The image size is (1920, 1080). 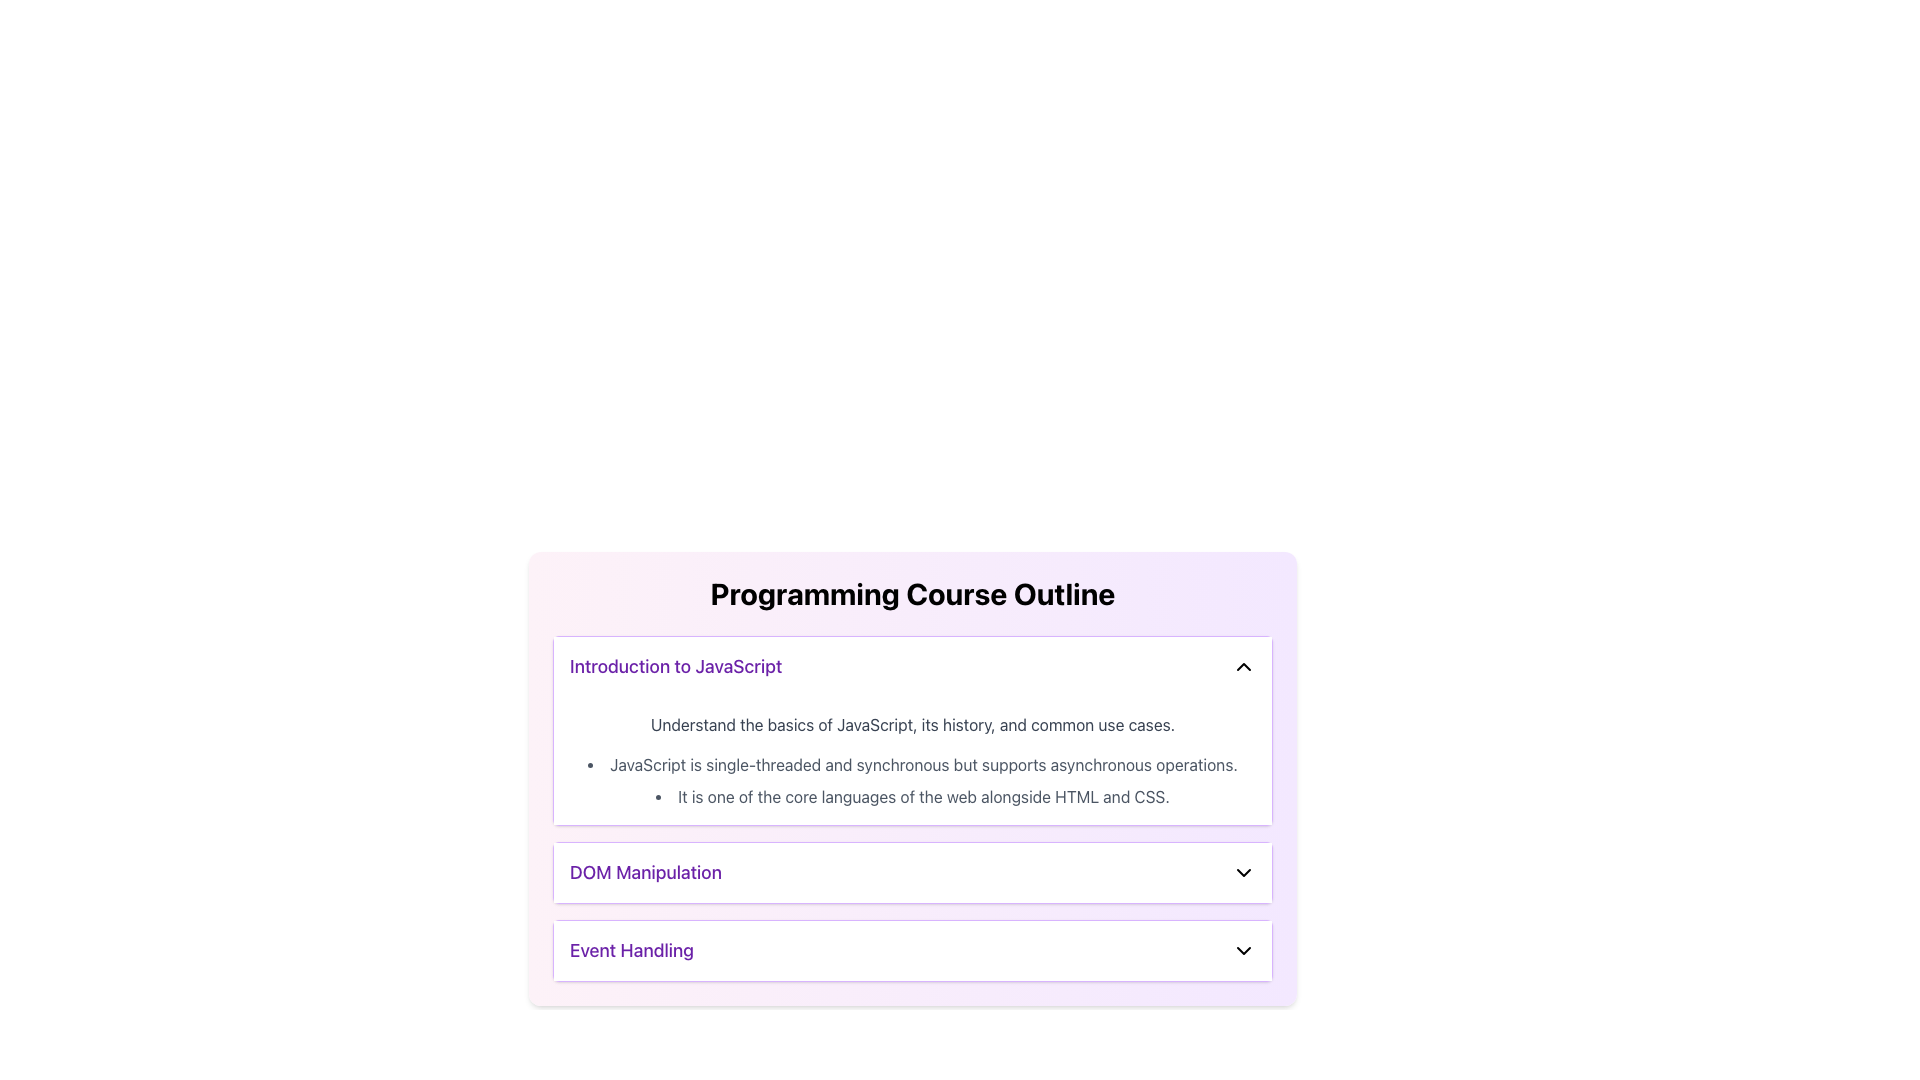 What do you see at coordinates (1242, 950) in the screenshot?
I see `the collapsible section icon located at the far right of the 'Event Handling' entry` at bounding box center [1242, 950].